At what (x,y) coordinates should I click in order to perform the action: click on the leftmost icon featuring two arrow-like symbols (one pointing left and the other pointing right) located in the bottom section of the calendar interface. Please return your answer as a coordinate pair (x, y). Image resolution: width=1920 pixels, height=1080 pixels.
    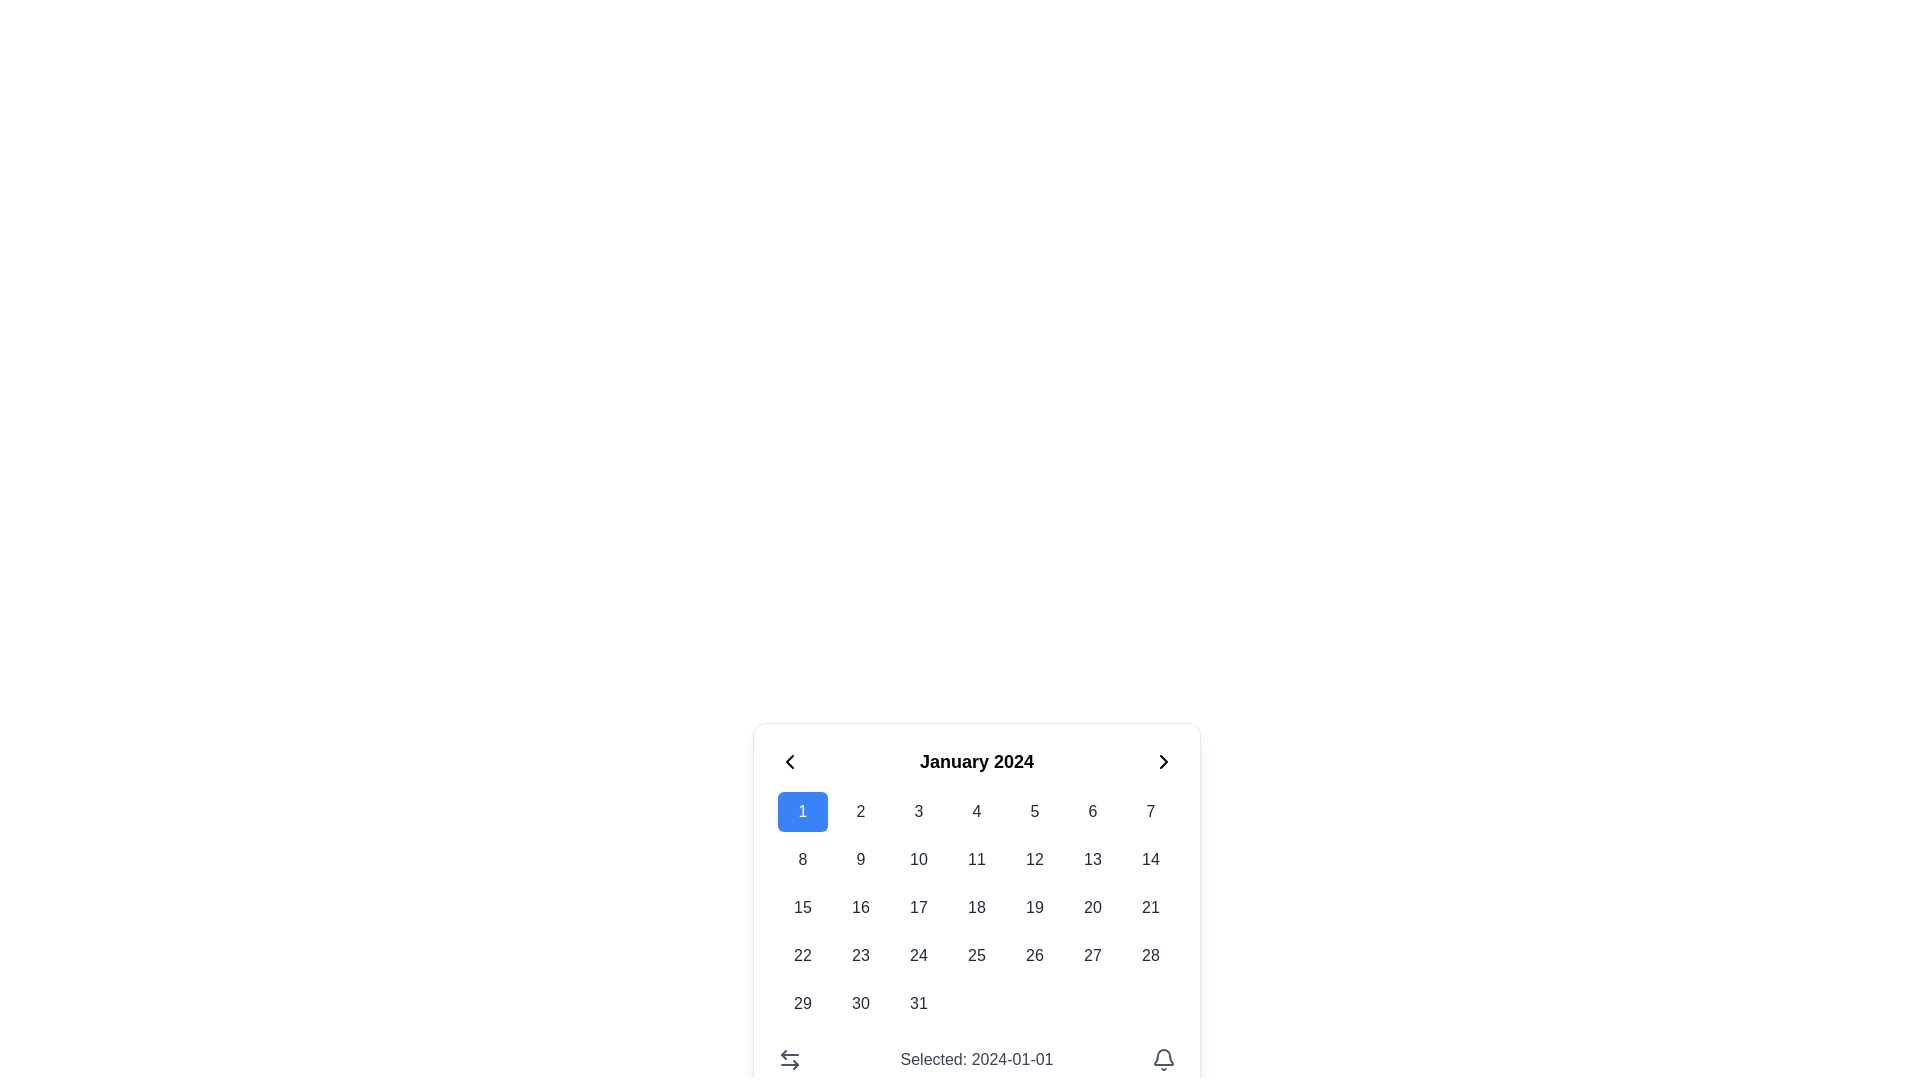
    Looking at the image, I should click on (789, 1059).